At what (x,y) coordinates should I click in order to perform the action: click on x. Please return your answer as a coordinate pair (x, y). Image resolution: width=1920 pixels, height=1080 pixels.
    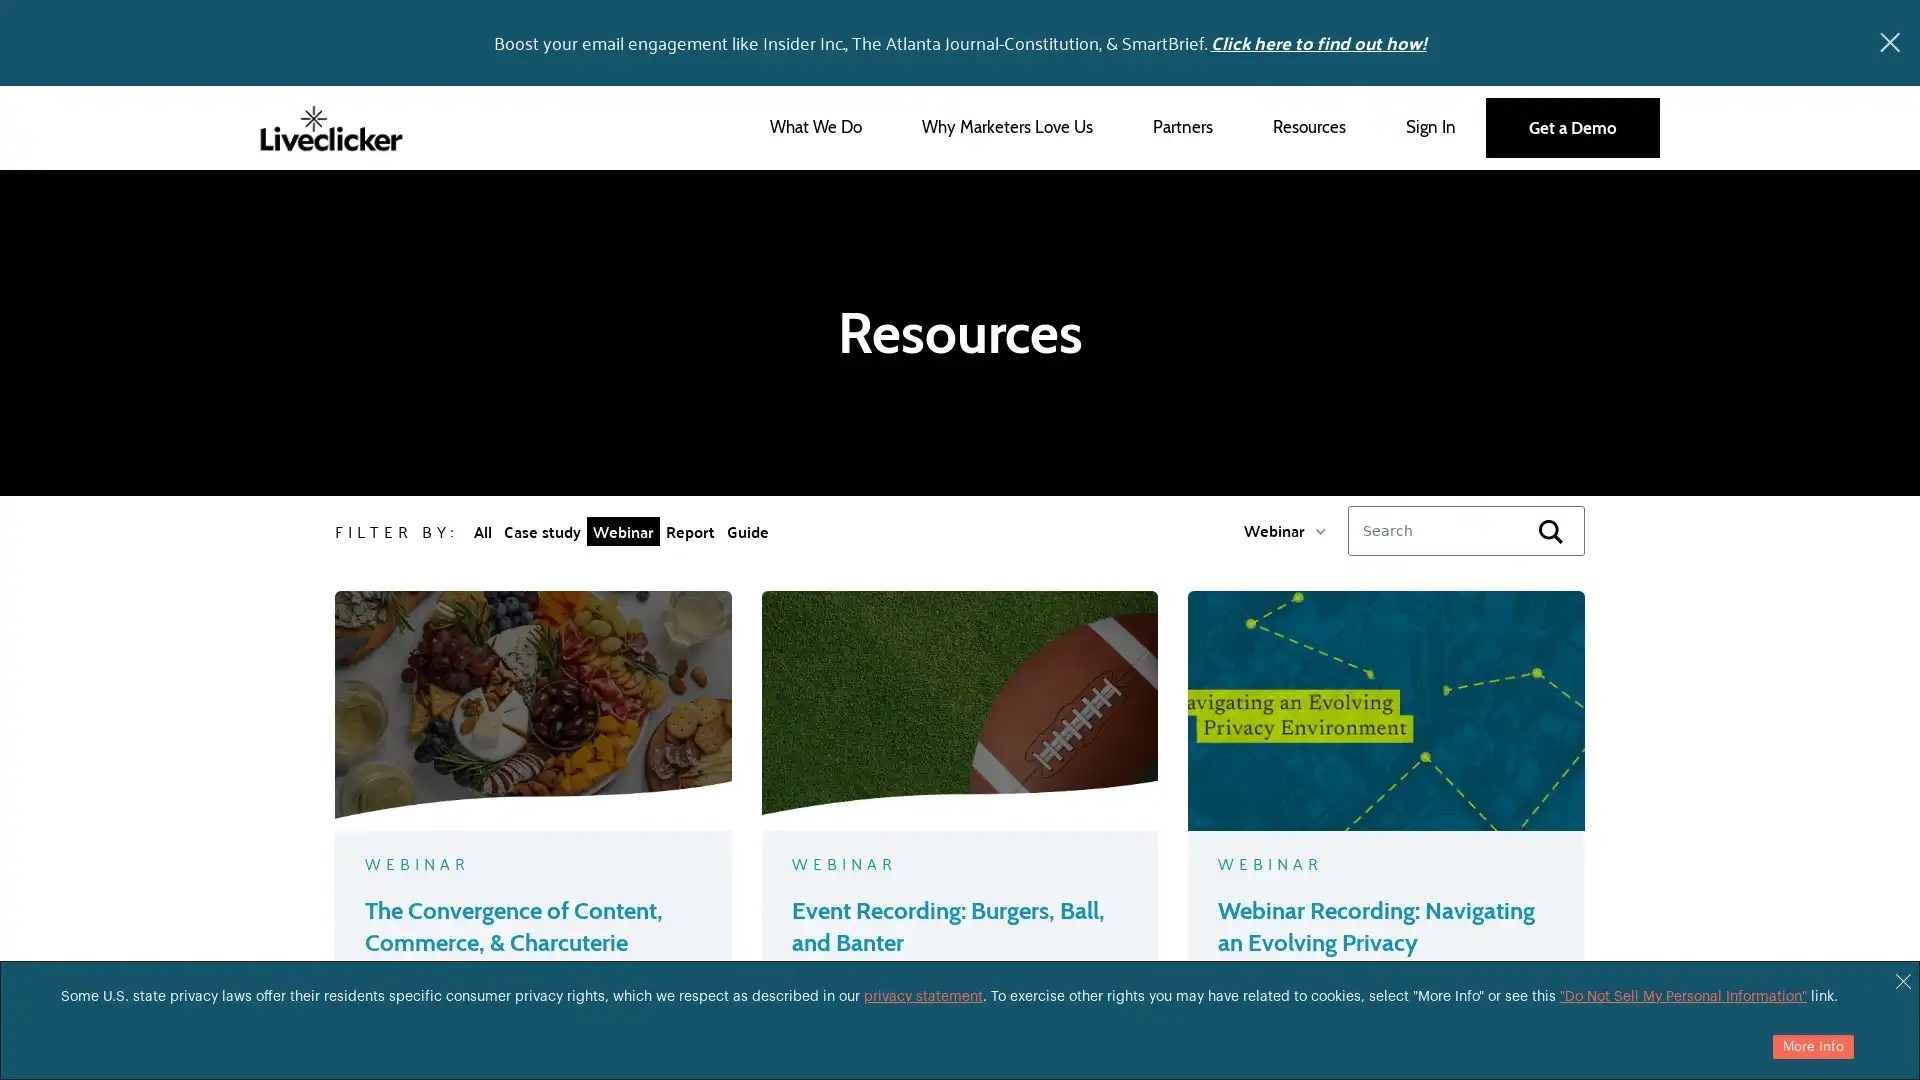
    Looking at the image, I should click on (1889, 42).